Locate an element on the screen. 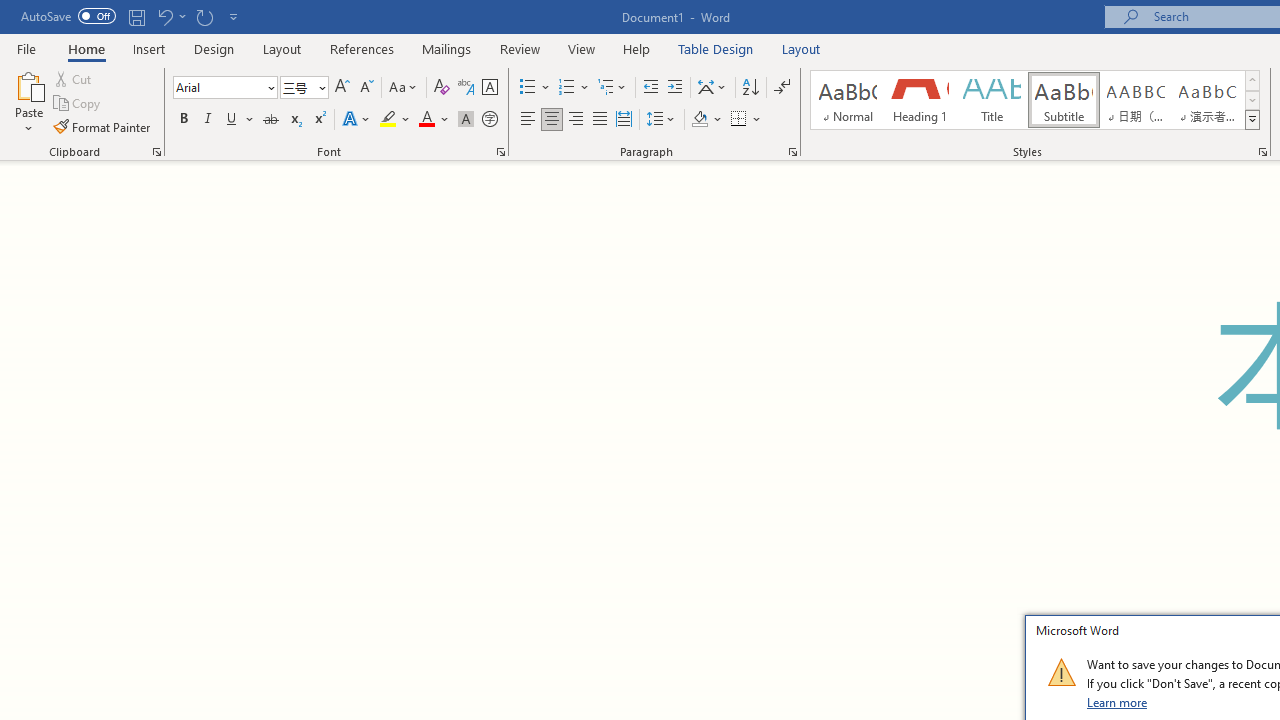  'Decrease Indent' is located at coordinates (650, 86).